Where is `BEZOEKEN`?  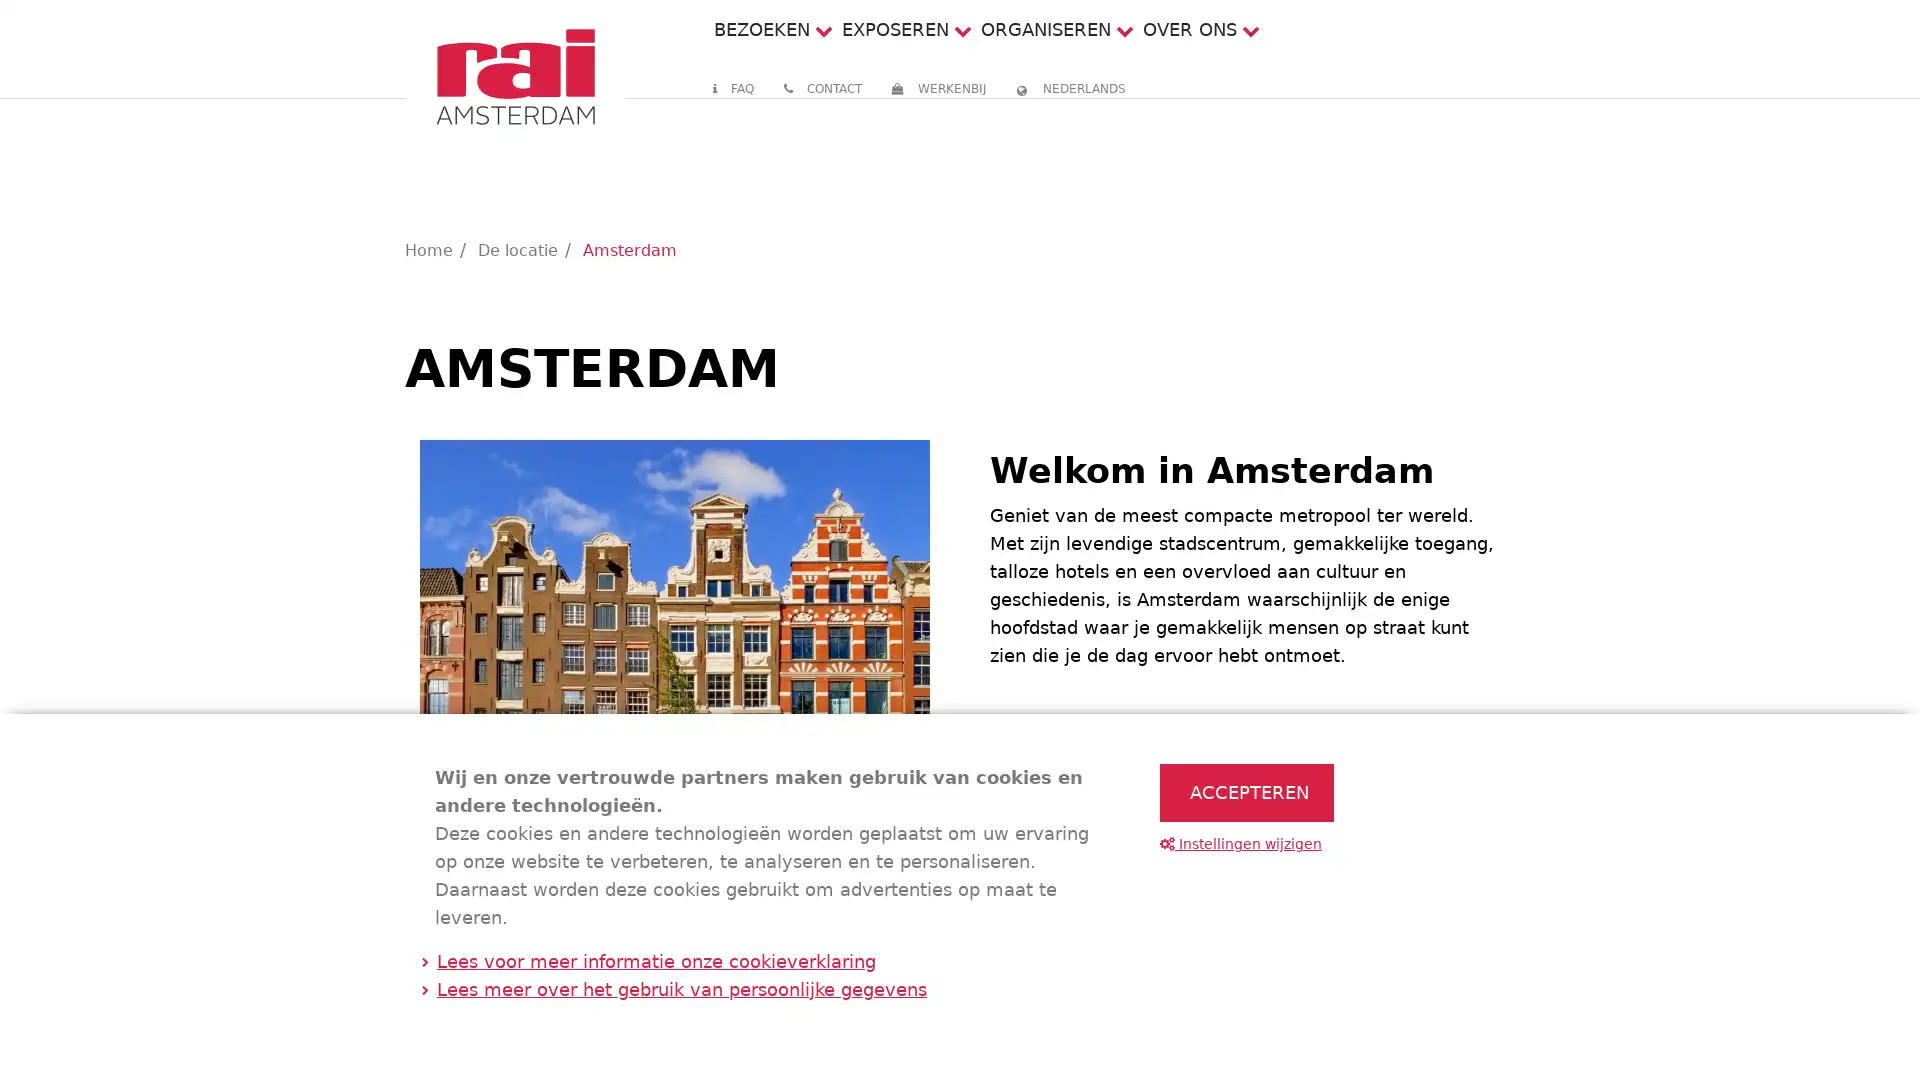 BEZOEKEN is located at coordinates (760, 29).